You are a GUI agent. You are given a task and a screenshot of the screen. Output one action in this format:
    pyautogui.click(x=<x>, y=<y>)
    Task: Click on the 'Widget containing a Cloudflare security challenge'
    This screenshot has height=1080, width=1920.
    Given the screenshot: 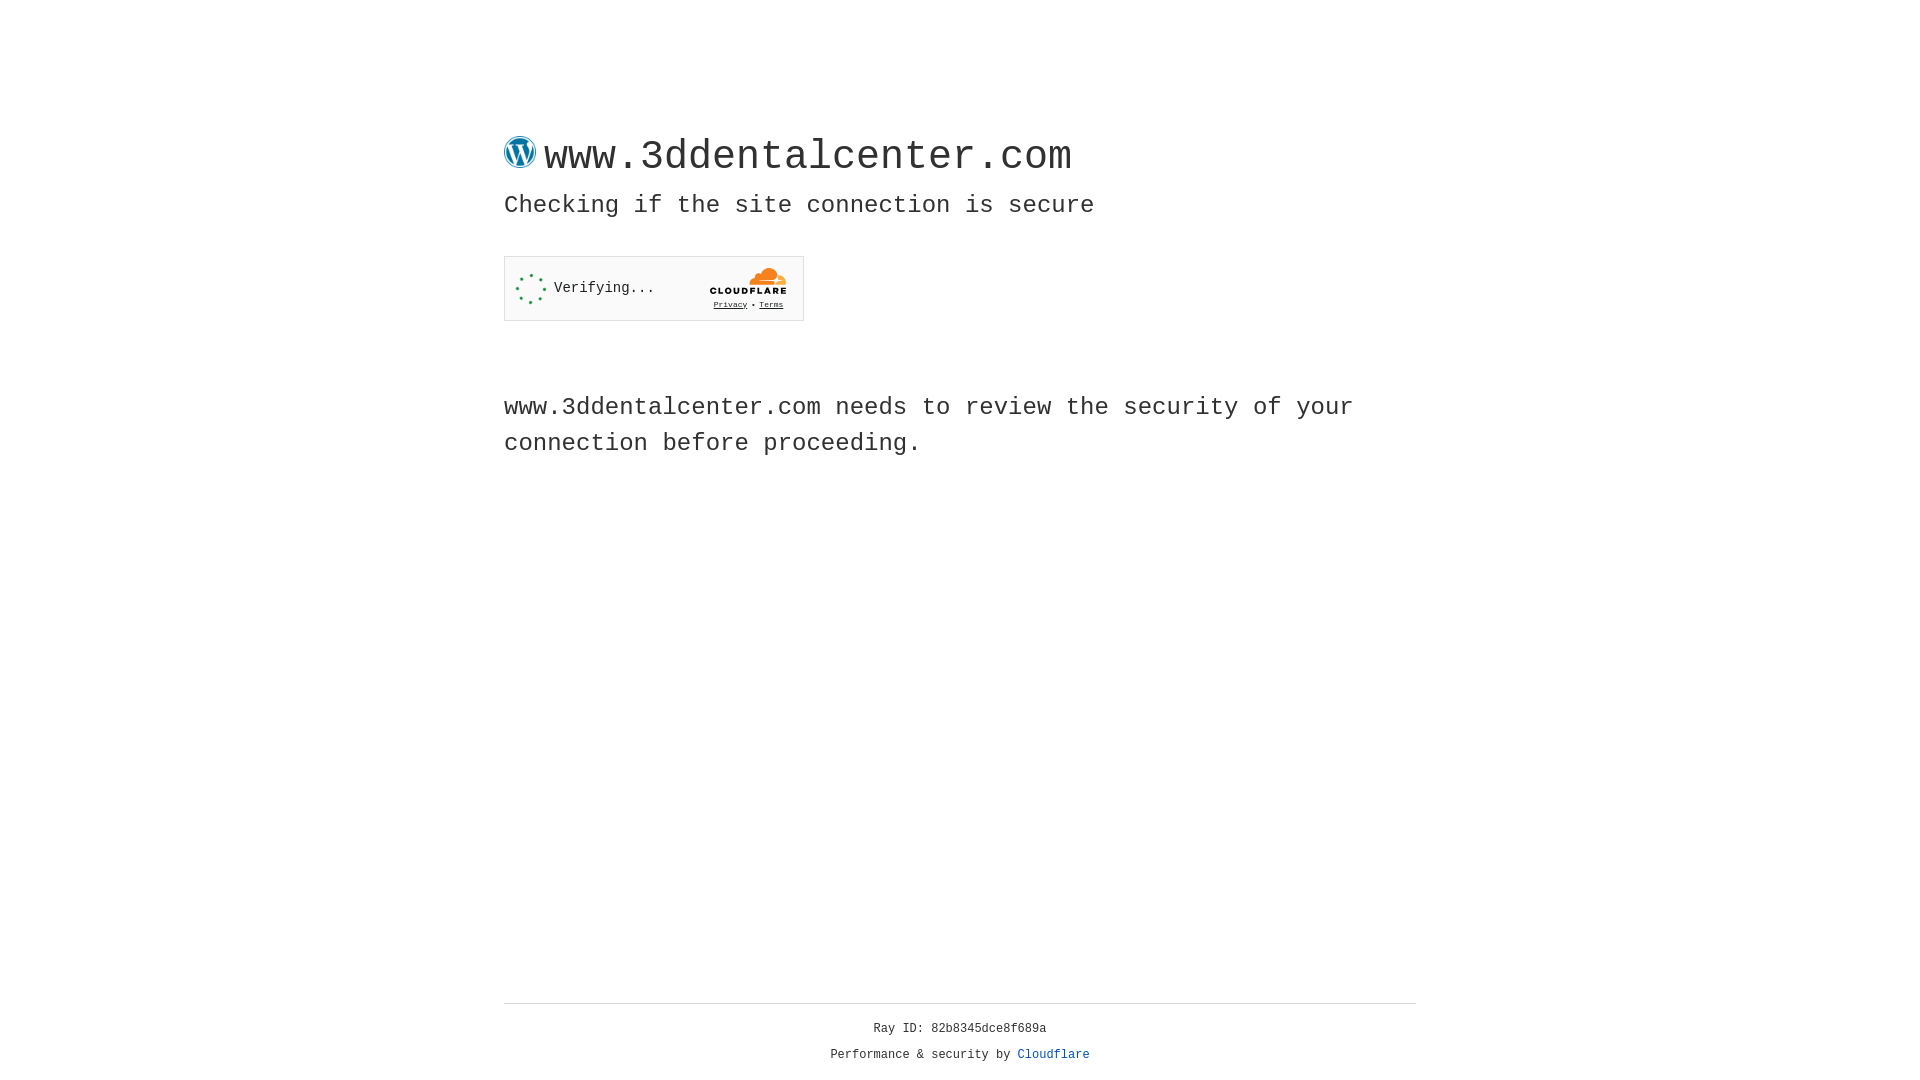 What is the action you would take?
    pyautogui.click(x=653, y=288)
    